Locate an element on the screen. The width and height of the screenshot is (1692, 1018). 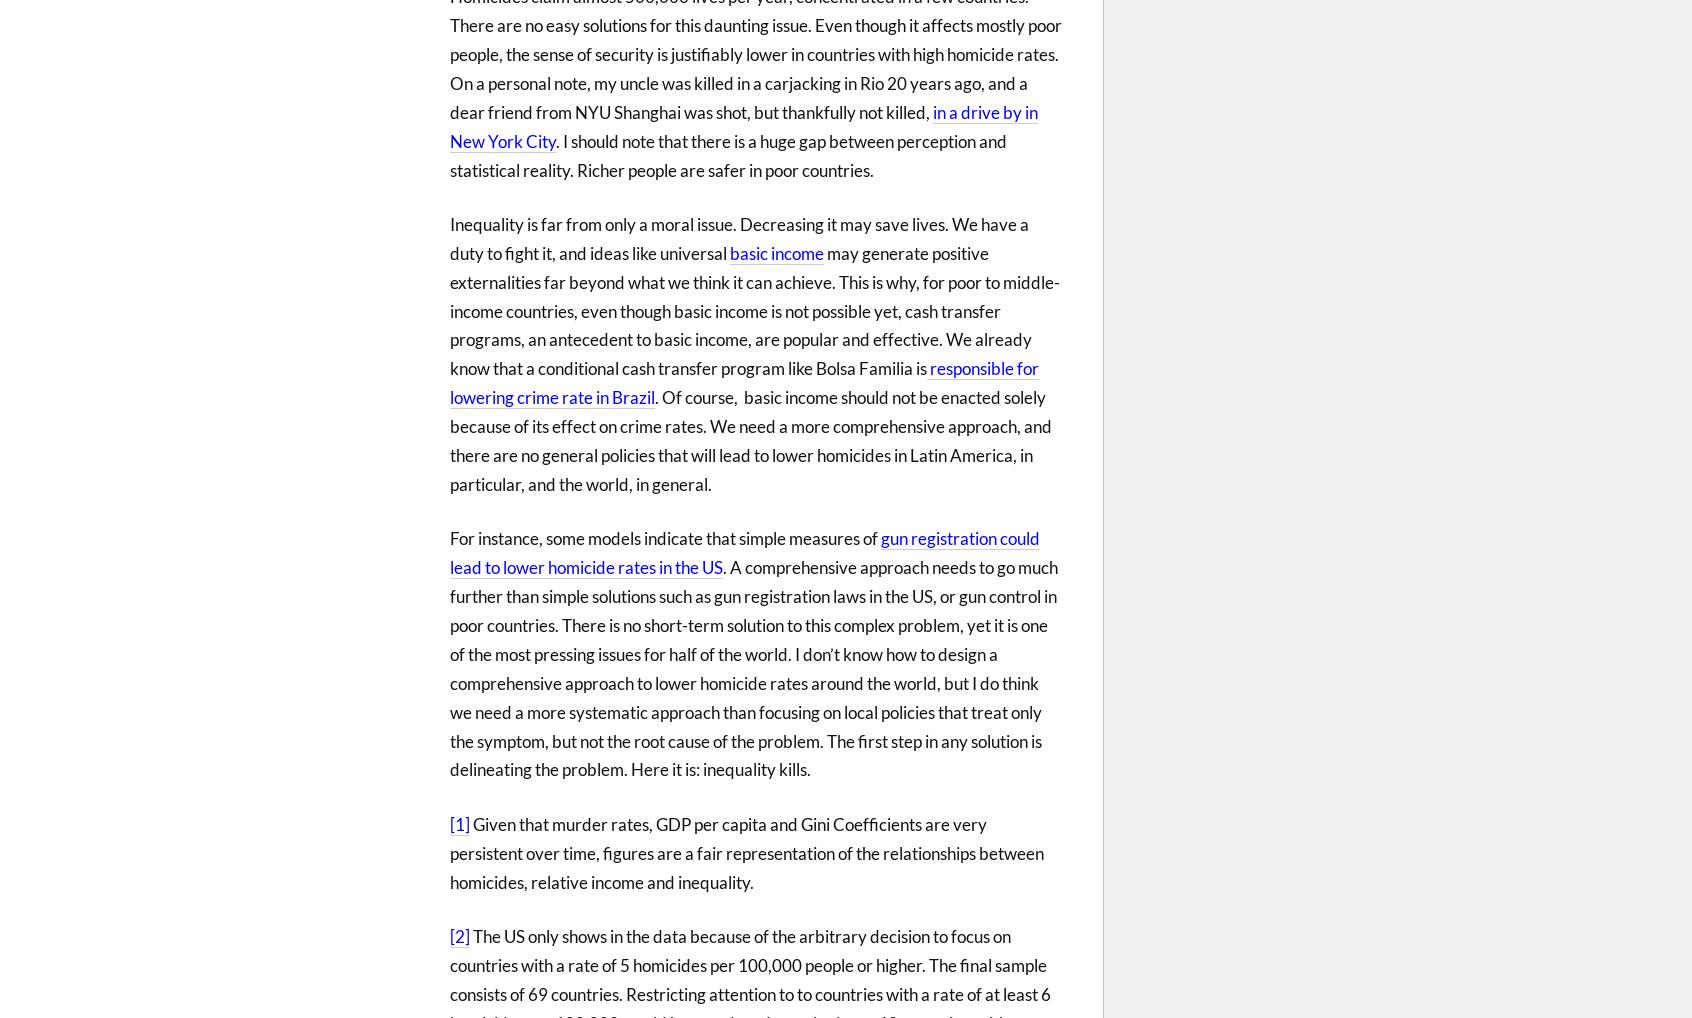
'[1]' is located at coordinates (459, 822).